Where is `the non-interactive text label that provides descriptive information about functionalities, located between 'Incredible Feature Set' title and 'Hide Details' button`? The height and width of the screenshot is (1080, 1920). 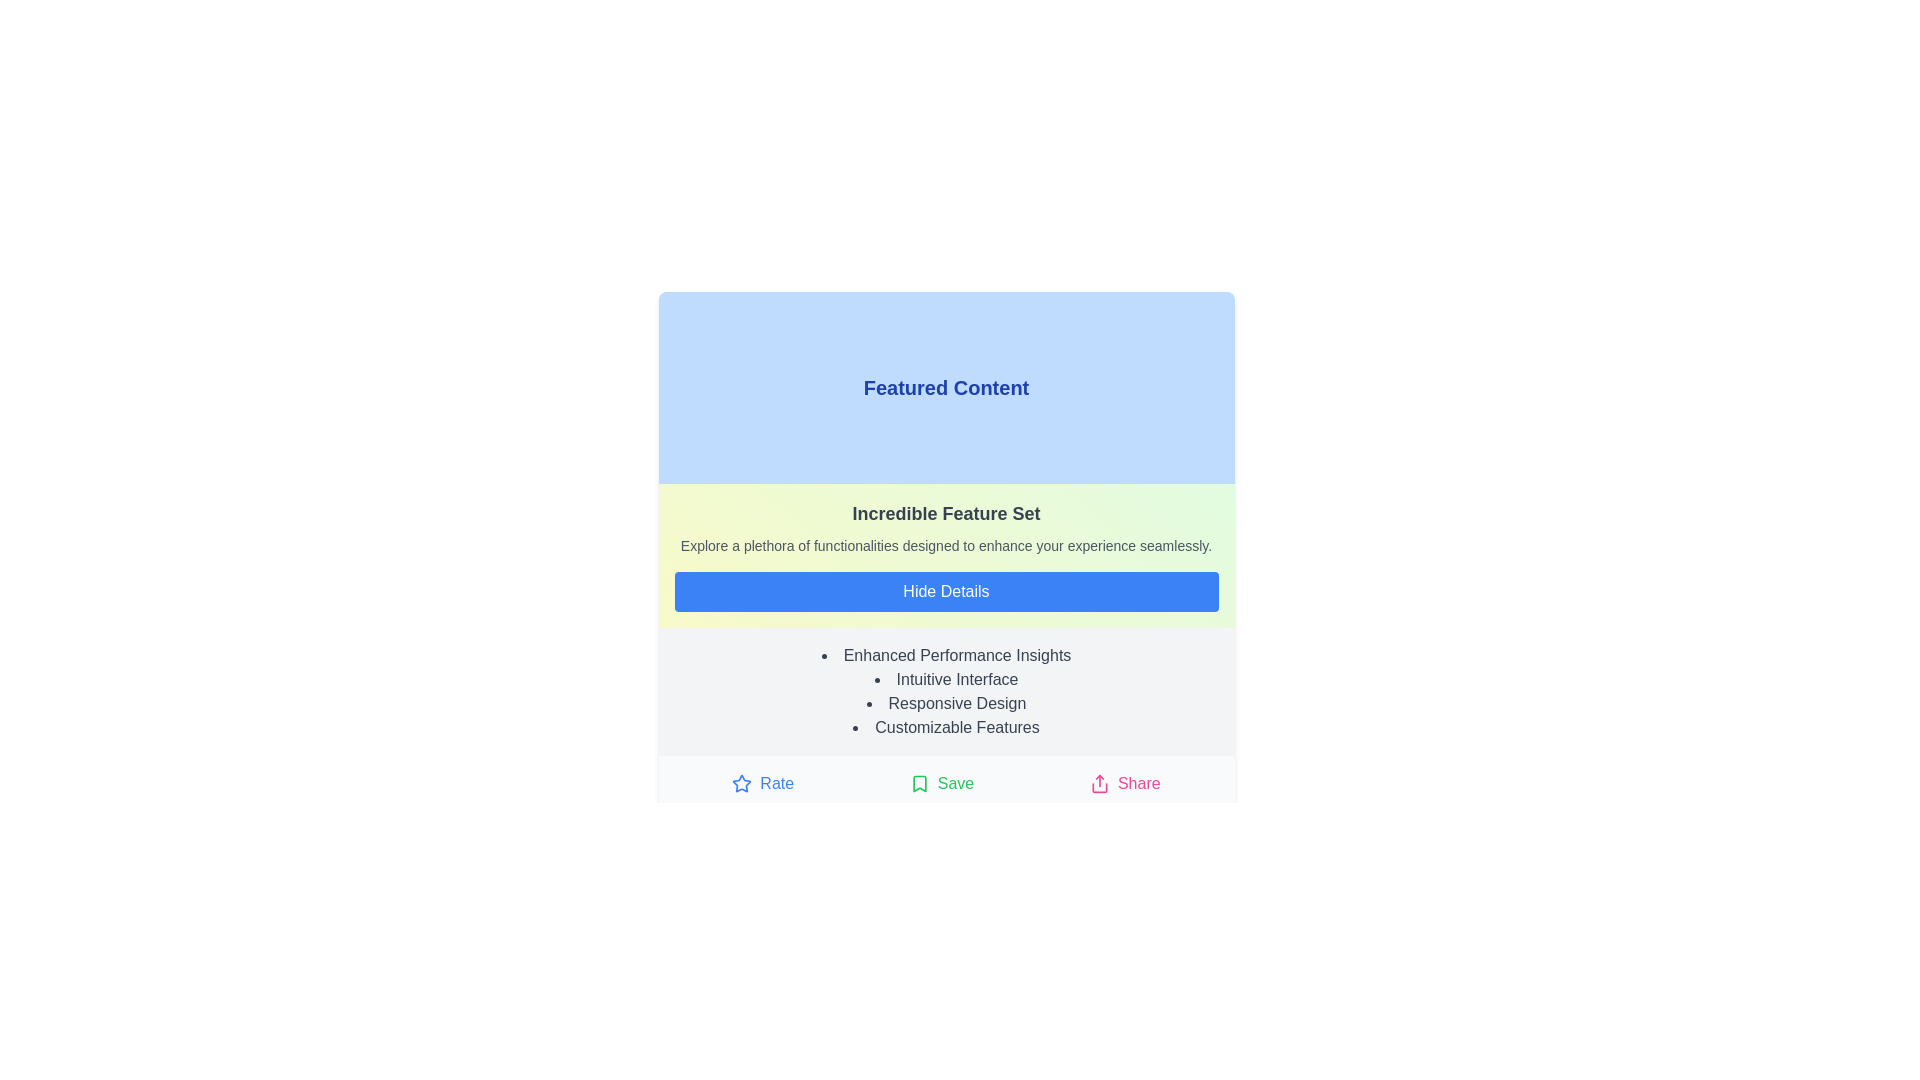
the non-interactive text label that provides descriptive information about functionalities, located between 'Incredible Feature Set' title and 'Hide Details' button is located at coordinates (945, 546).